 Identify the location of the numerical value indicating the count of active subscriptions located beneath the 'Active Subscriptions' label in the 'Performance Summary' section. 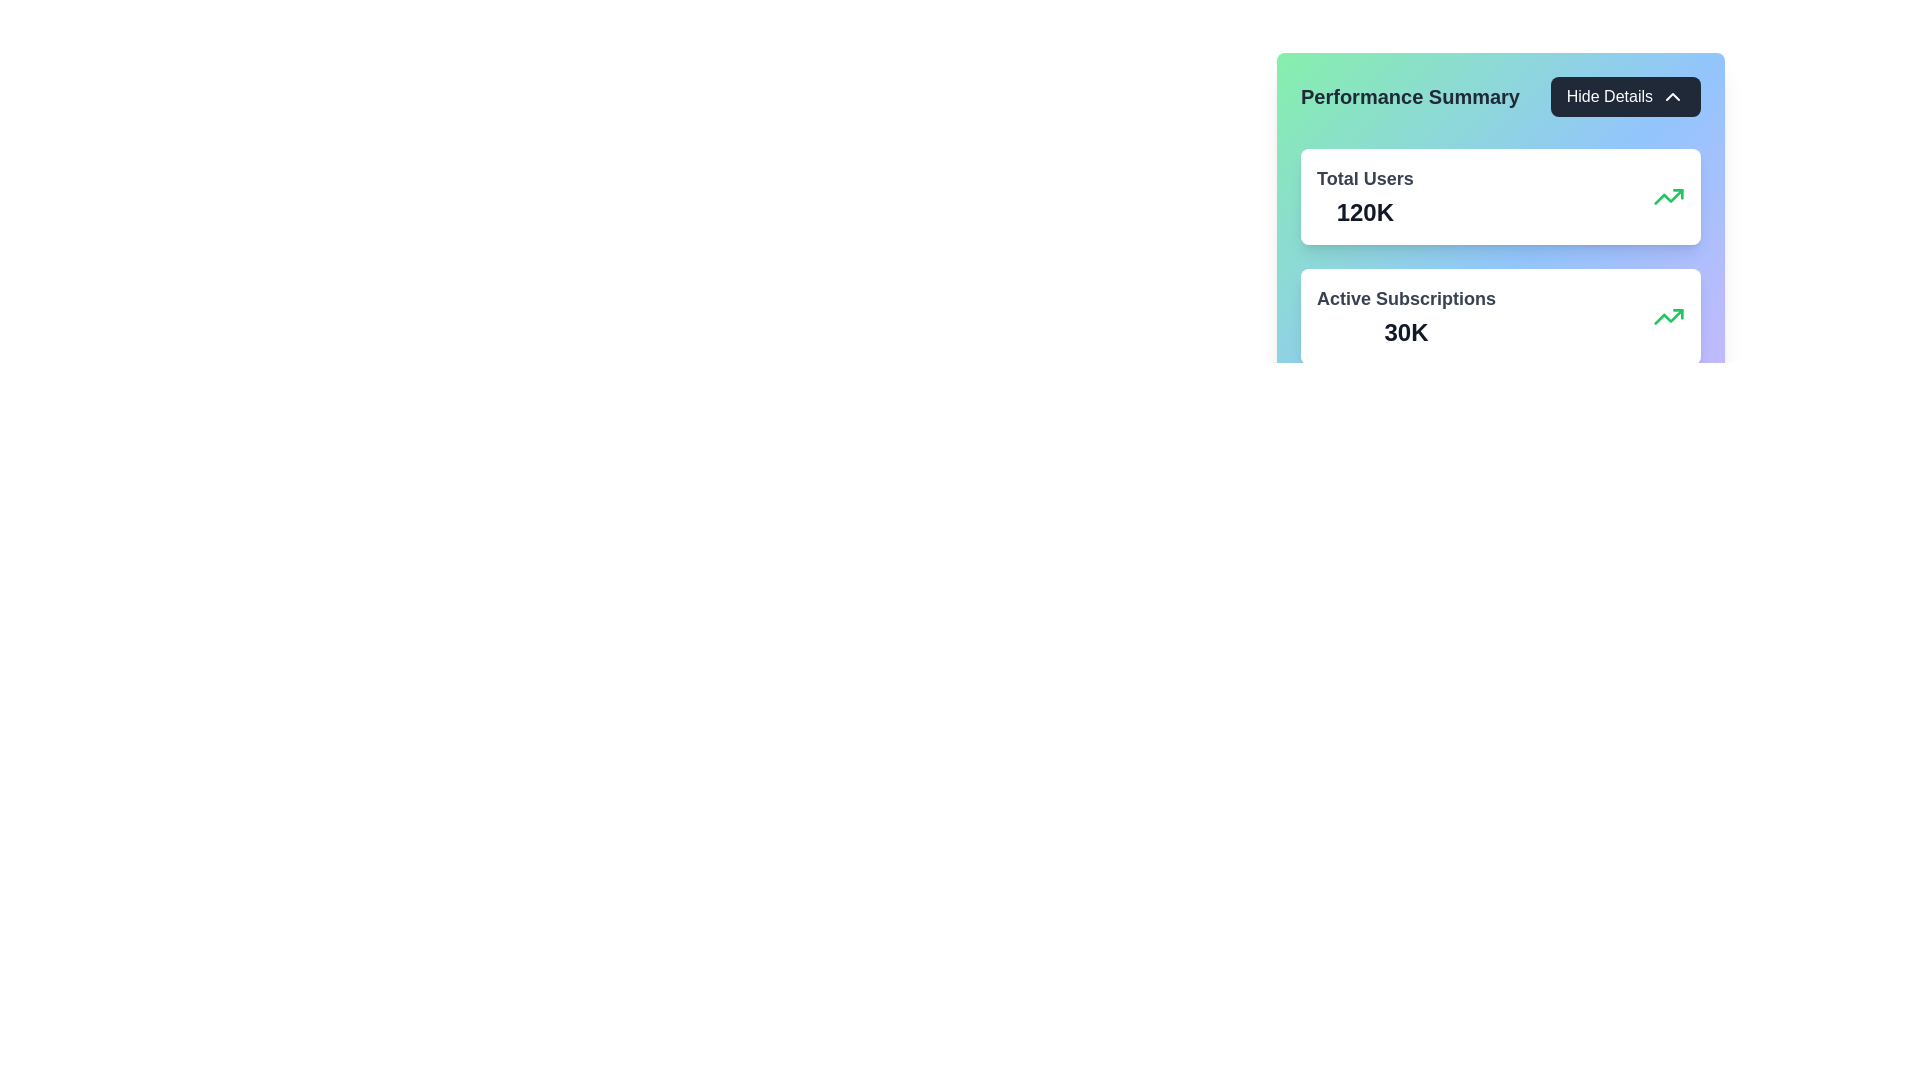
(1405, 331).